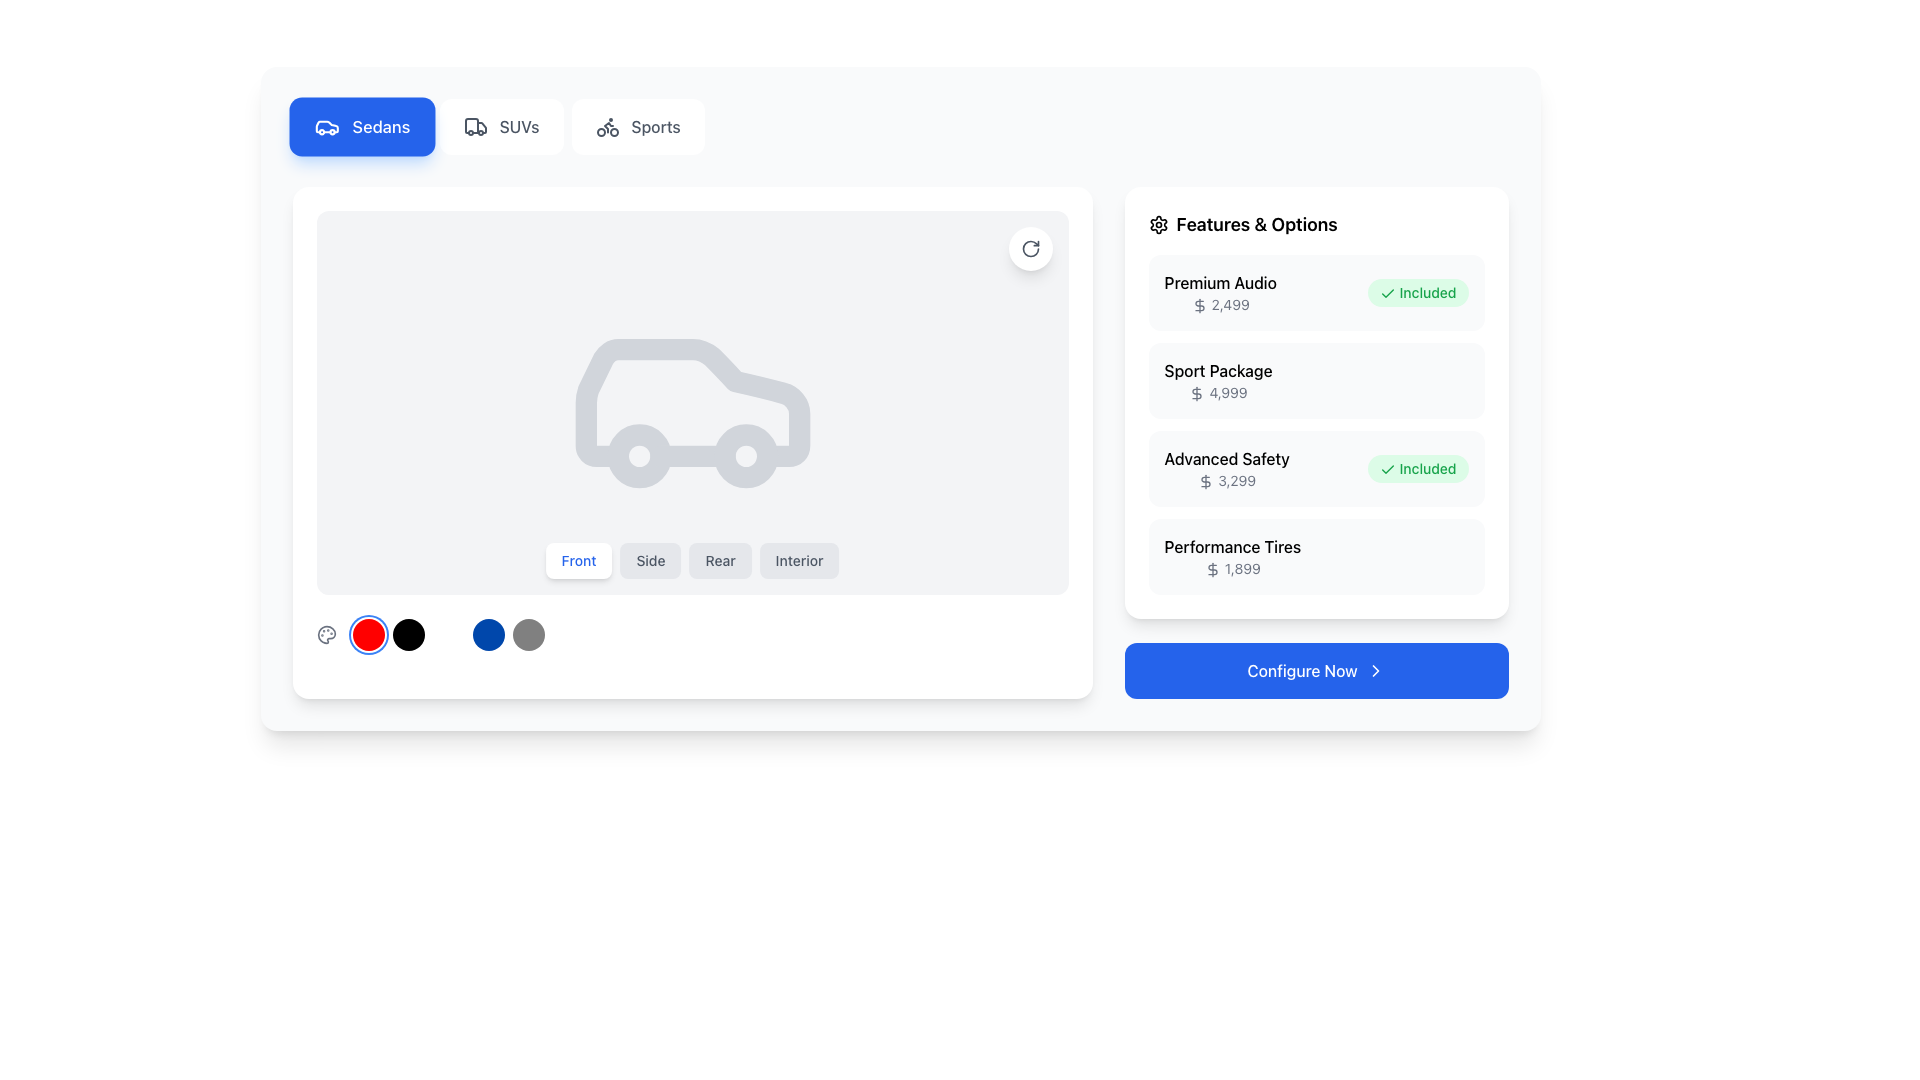 The image size is (1920, 1080). What do you see at coordinates (1231, 547) in the screenshot?
I see `the Text Label displaying 'Performance Tires', which is part of the 'Features & Options' section and is located in the fourth row above the price text '$1,899'` at bounding box center [1231, 547].